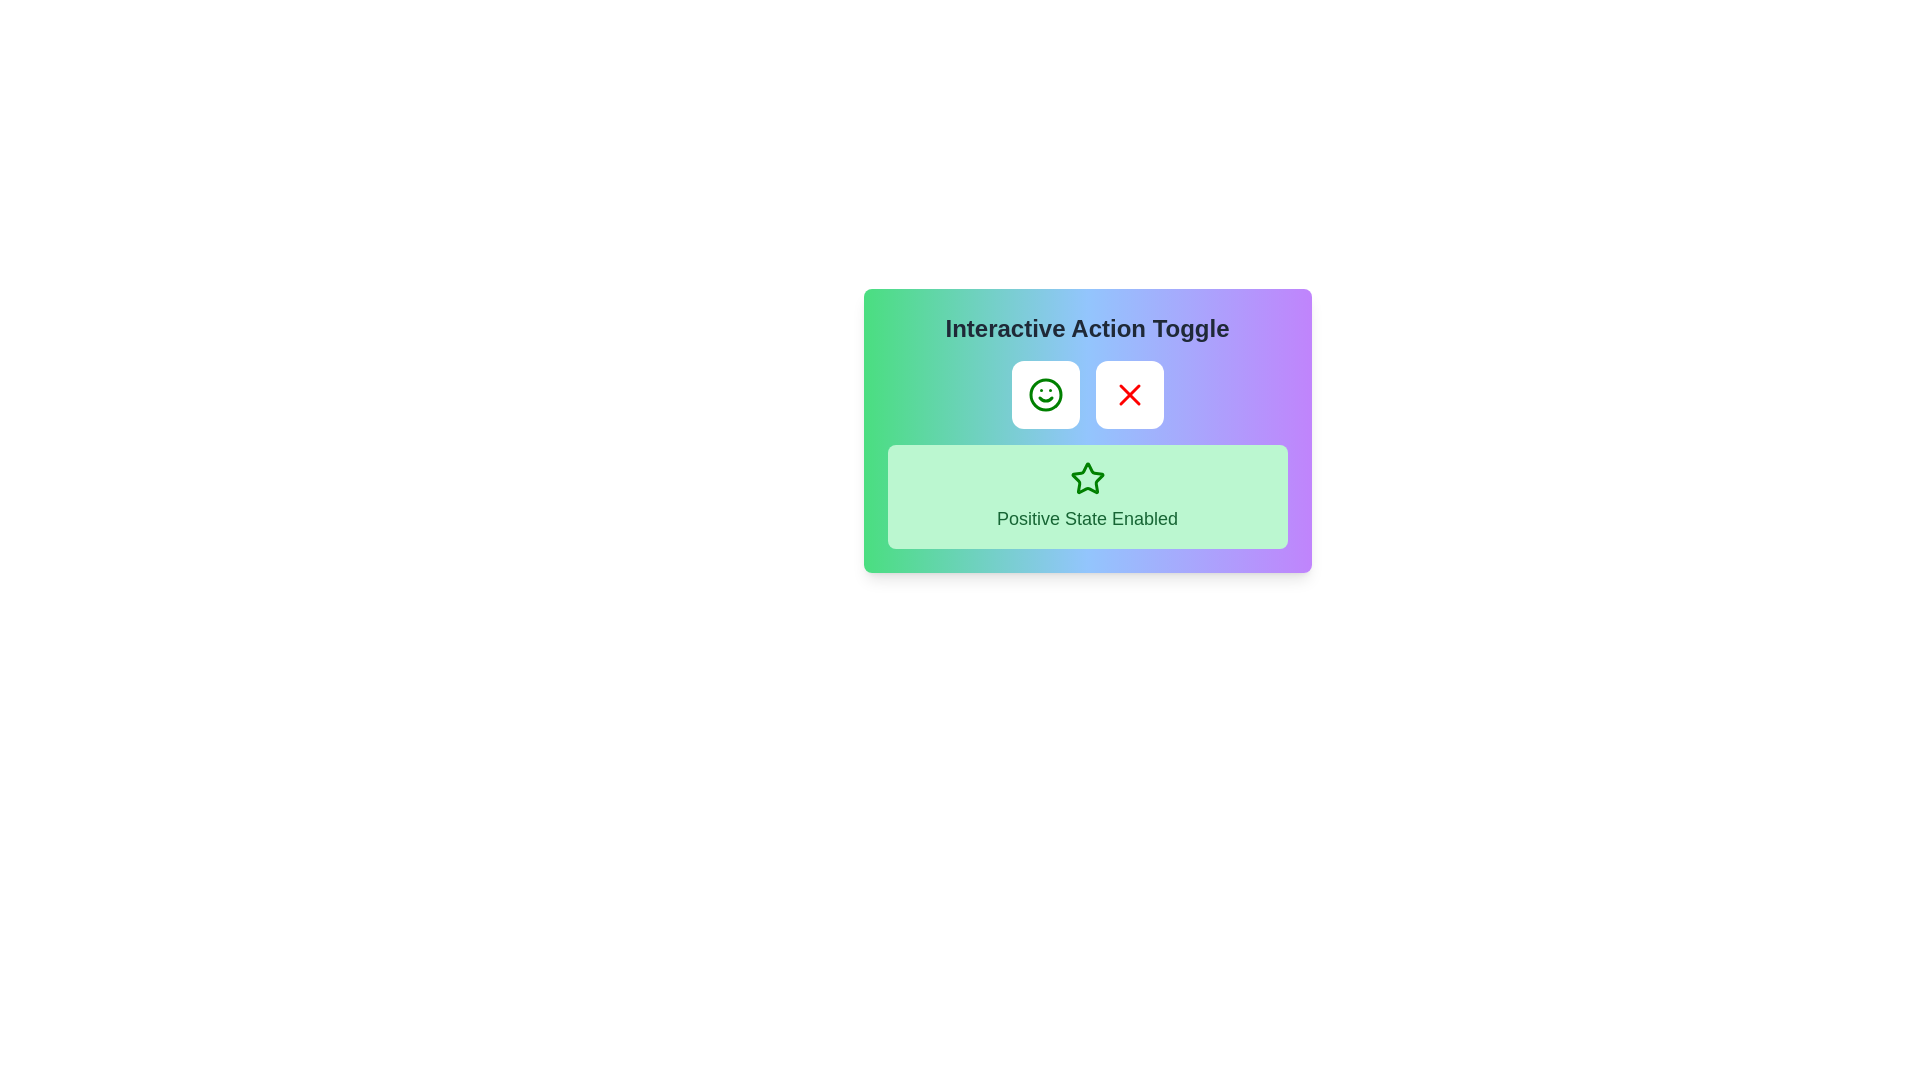 This screenshot has width=1920, height=1080. What do you see at coordinates (1129, 394) in the screenshot?
I see `the 'X' icon, which serves as a negative action indicator, located at the top section of a rectangular card to the right of a green smiley face icon` at bounding box center [1129, 394].